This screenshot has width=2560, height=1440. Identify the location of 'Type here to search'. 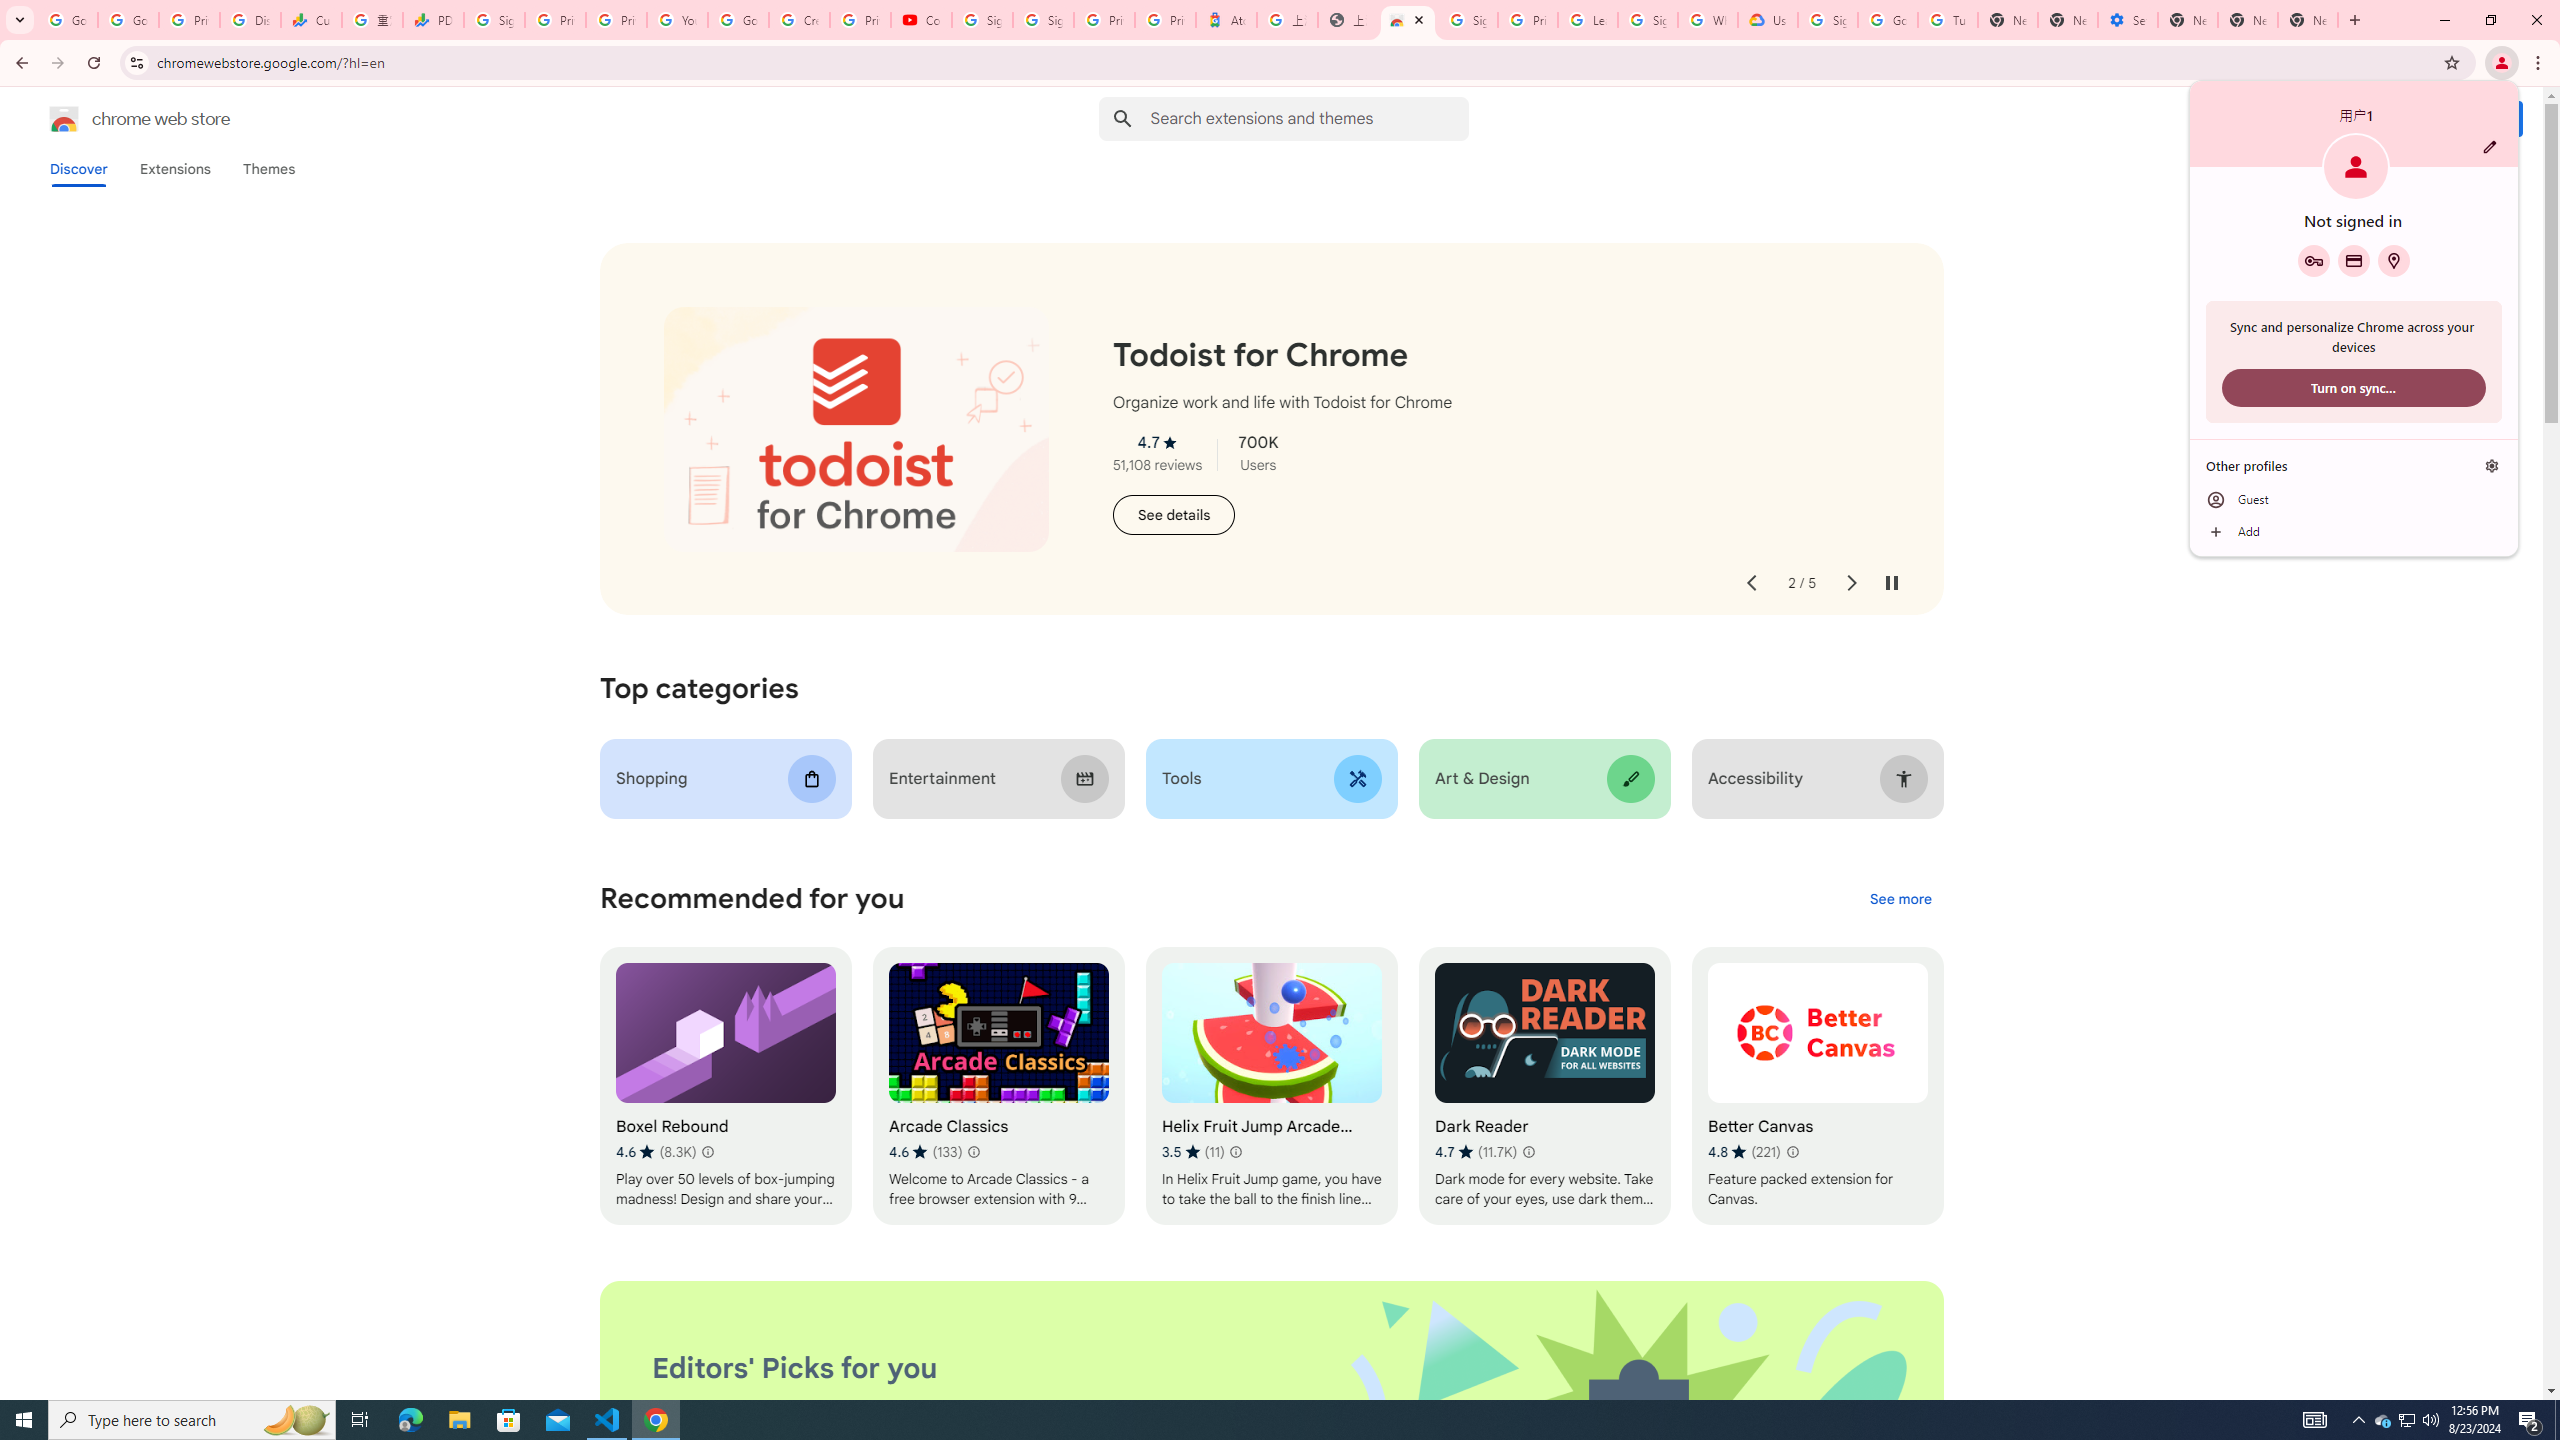
(191, 1418).